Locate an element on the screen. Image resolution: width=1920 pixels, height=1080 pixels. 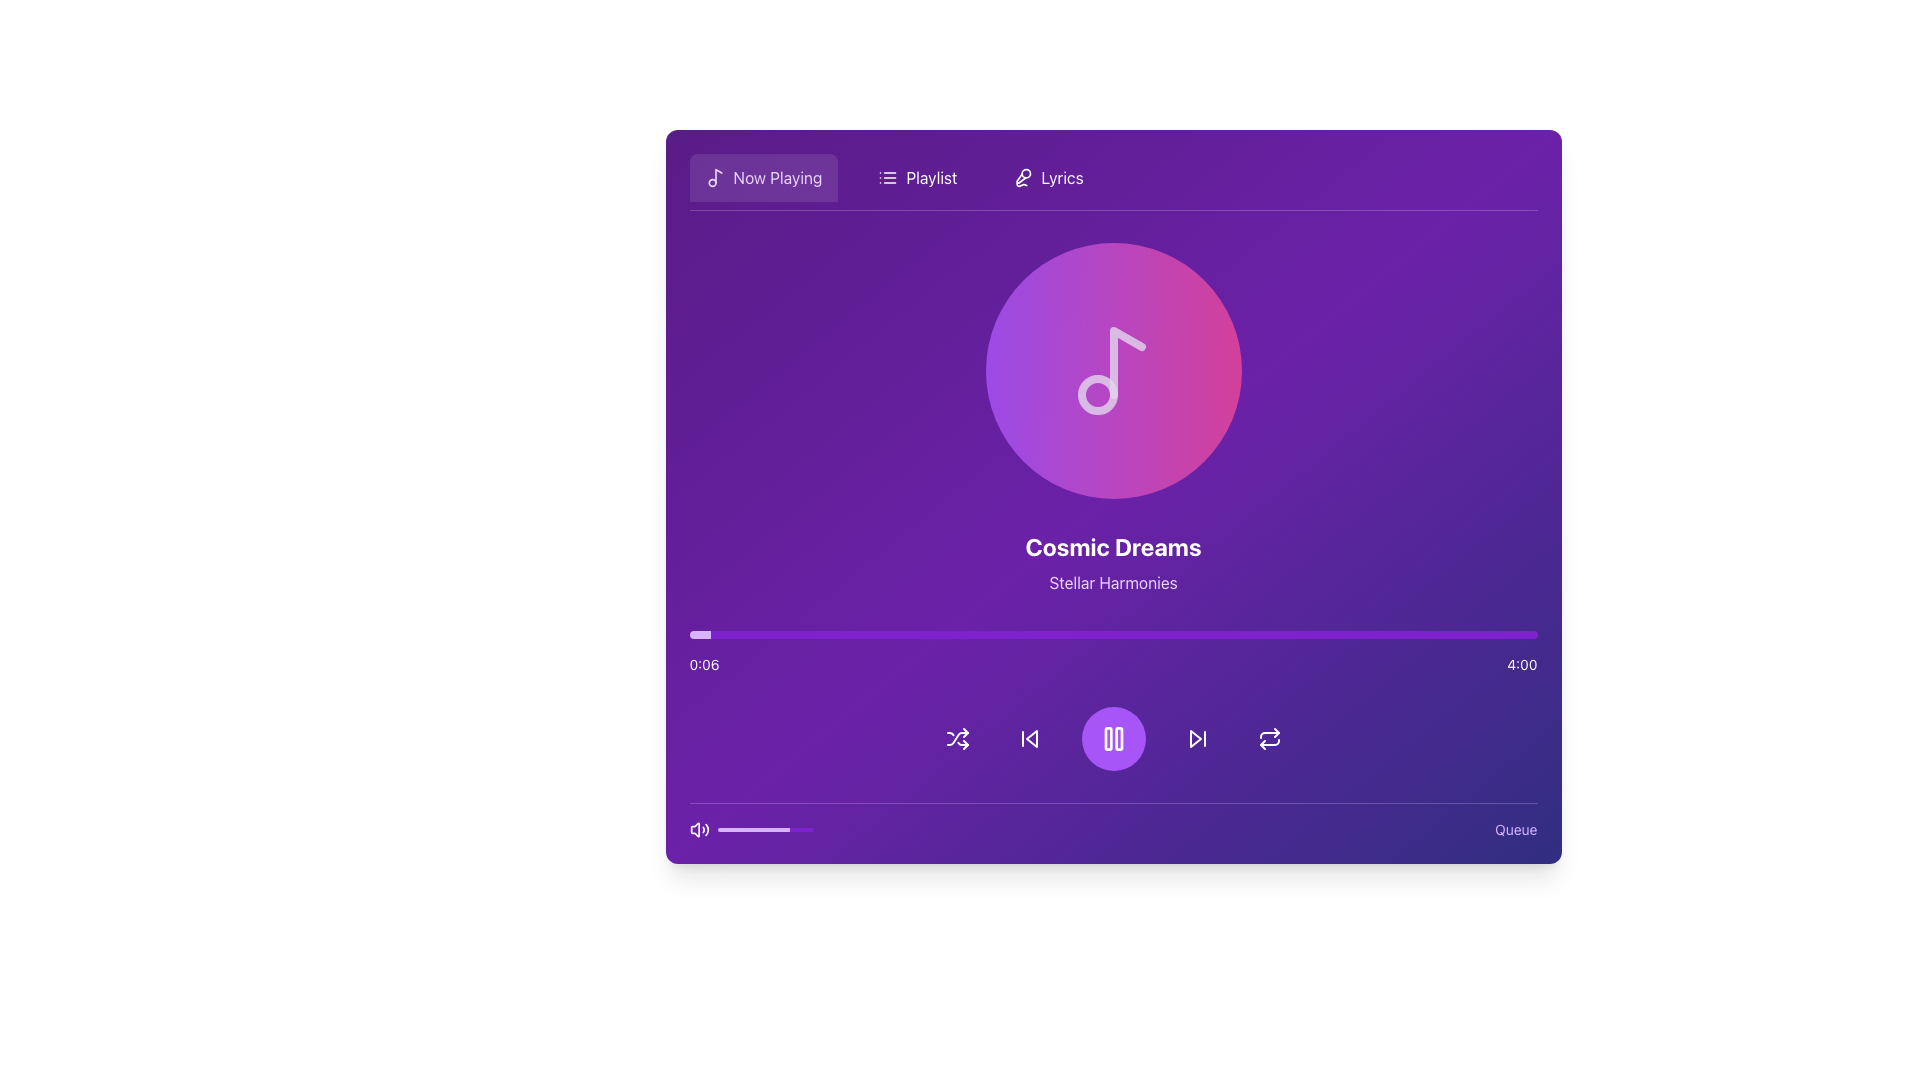
the 'Playlist' button, which is located in the top bar between the 'Now Playing' and 'Lyrics' buttons is located at coordinates (916, 176).